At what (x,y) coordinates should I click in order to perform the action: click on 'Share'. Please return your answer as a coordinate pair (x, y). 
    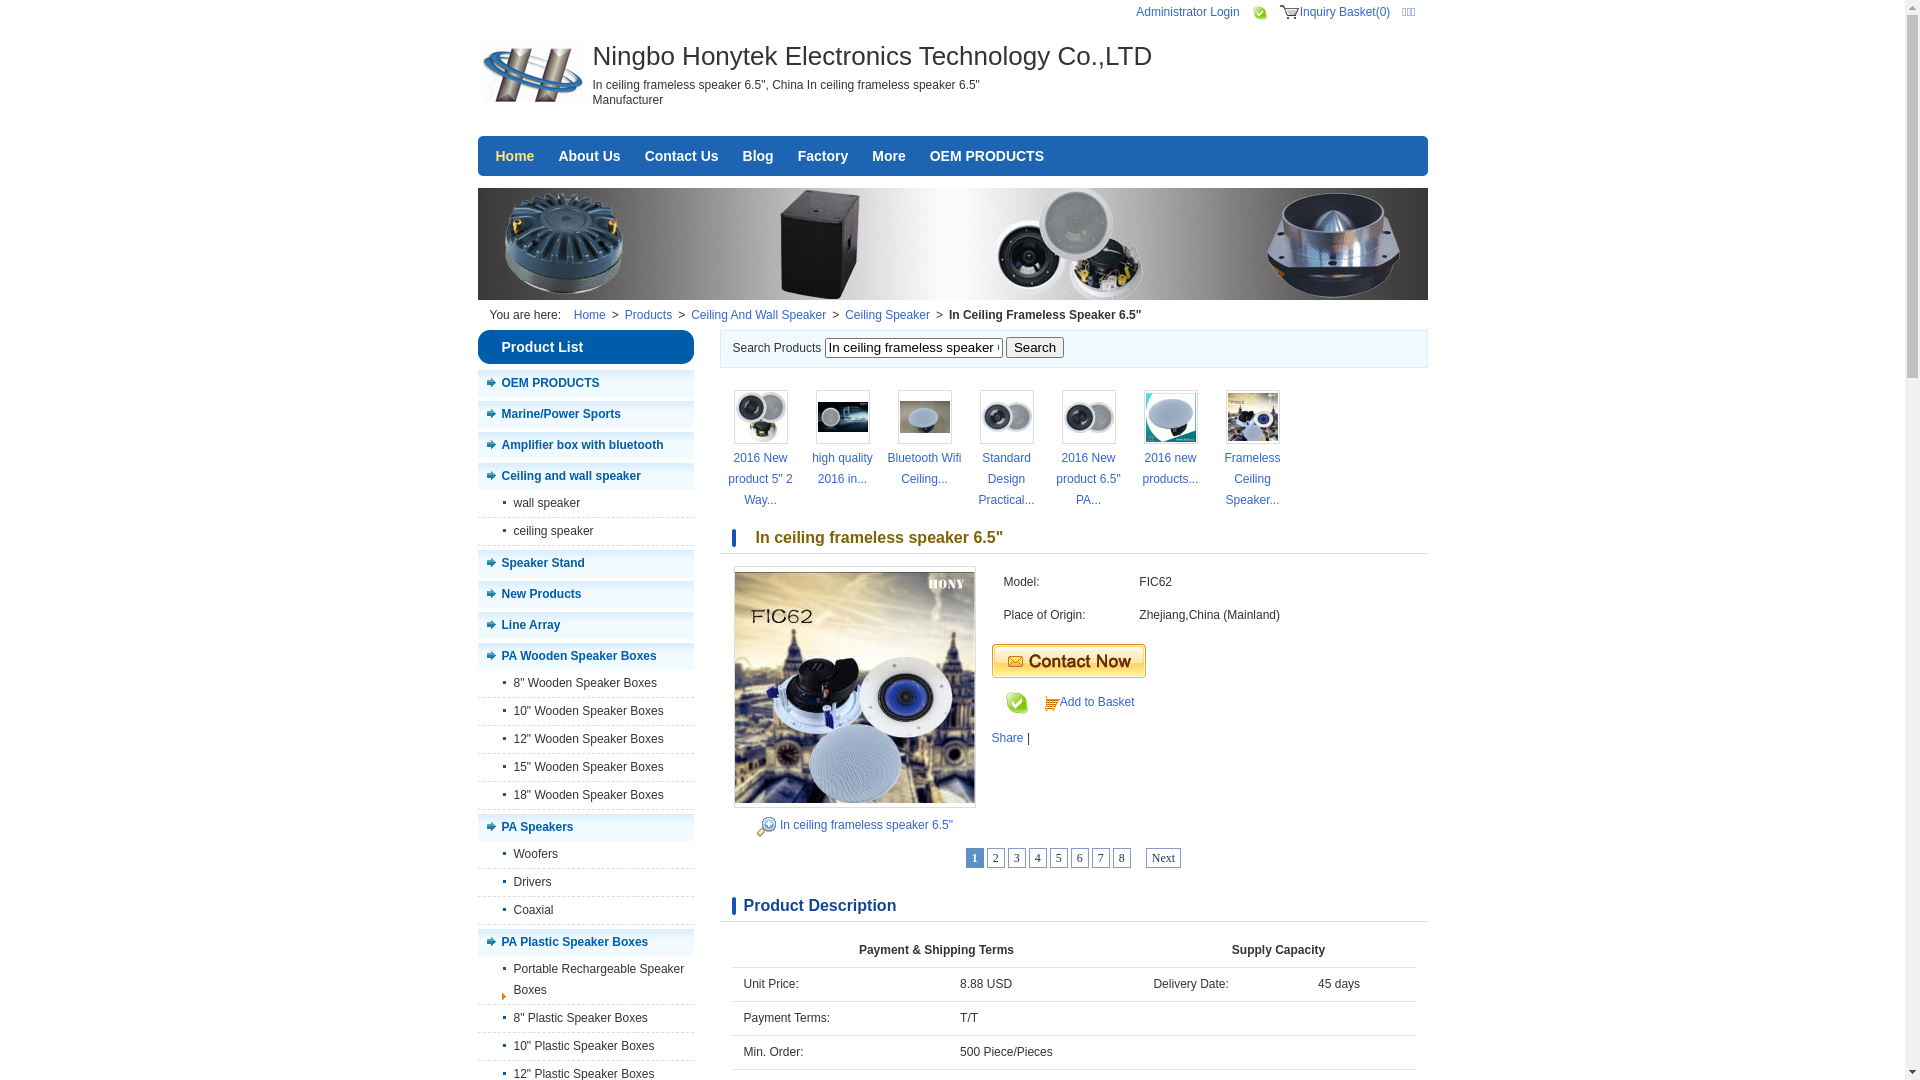
    Looking at the image, I should click on (1008, 737).